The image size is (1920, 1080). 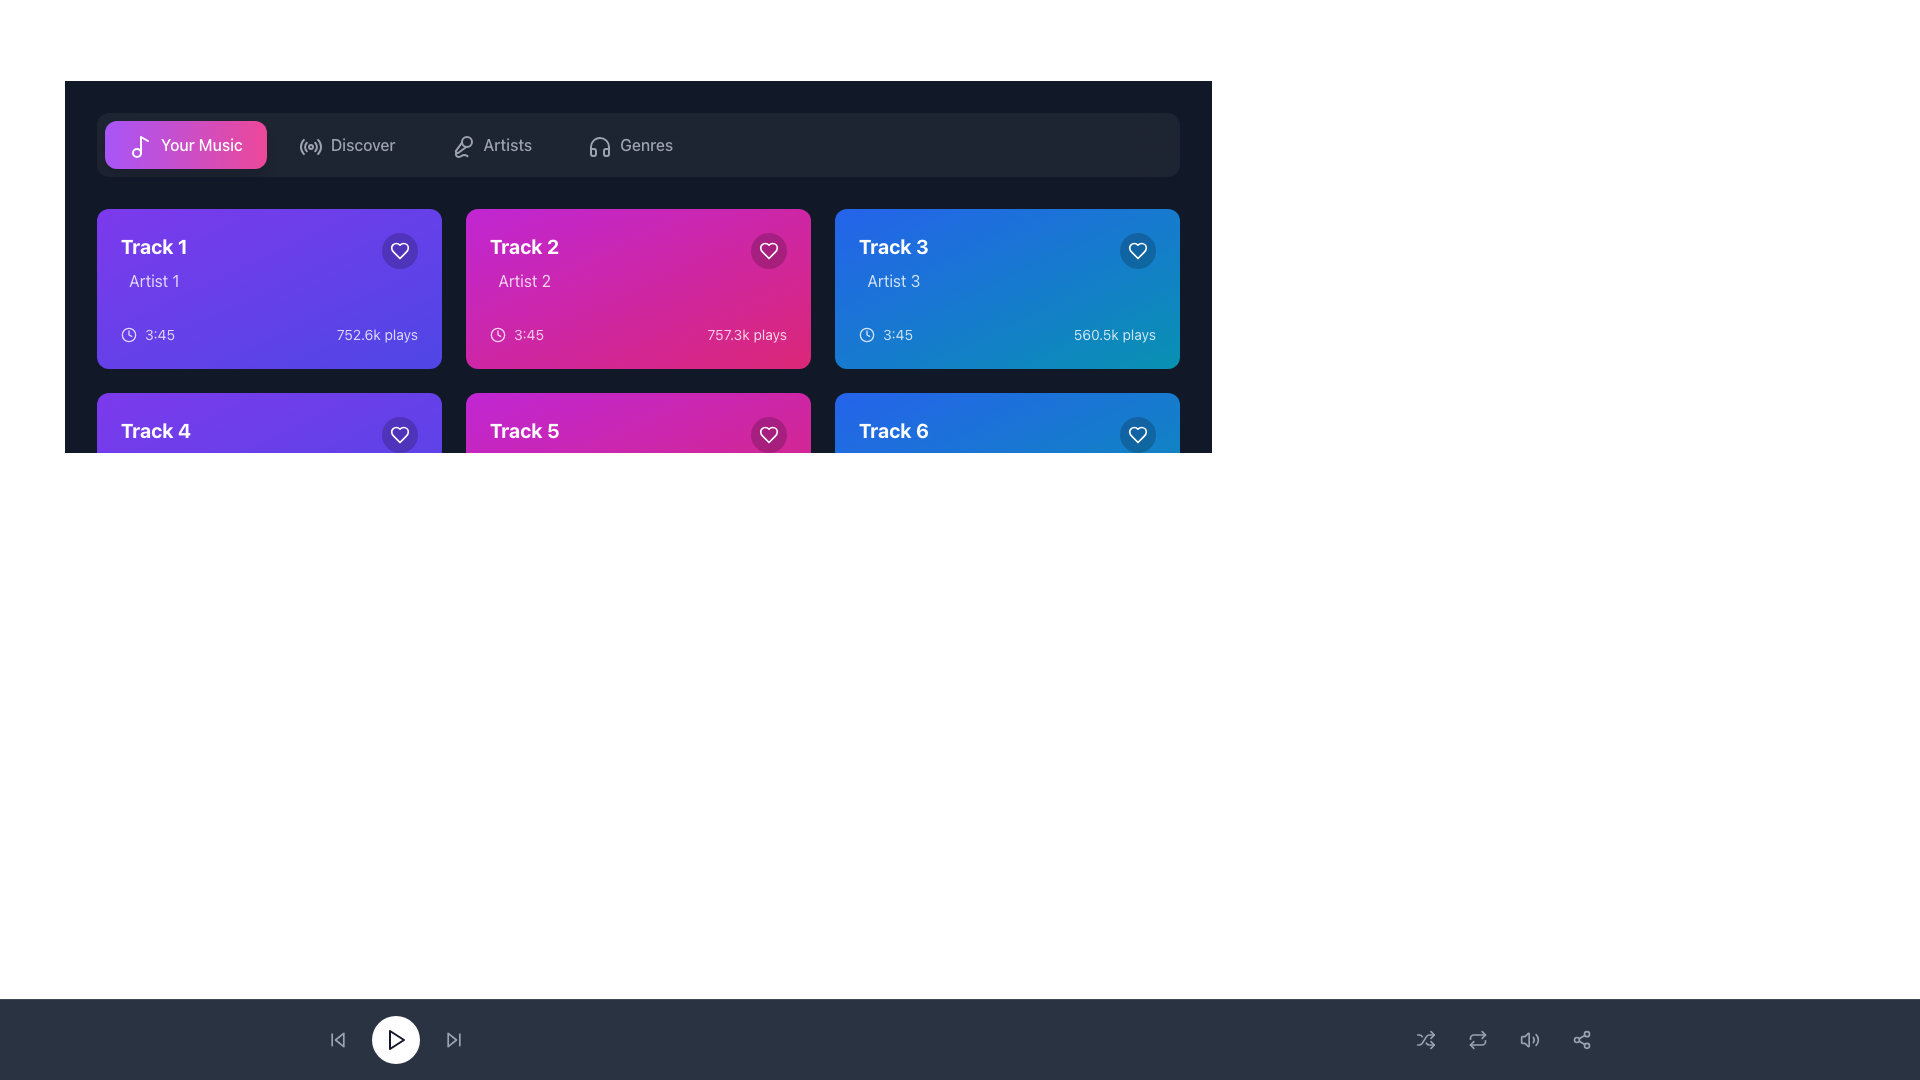 I want to click on the 'Genres' text label located in the top navigation bar, which is styled in a muted gray color and positioned to the right of a headphones icon, so click(x=646, y=144).